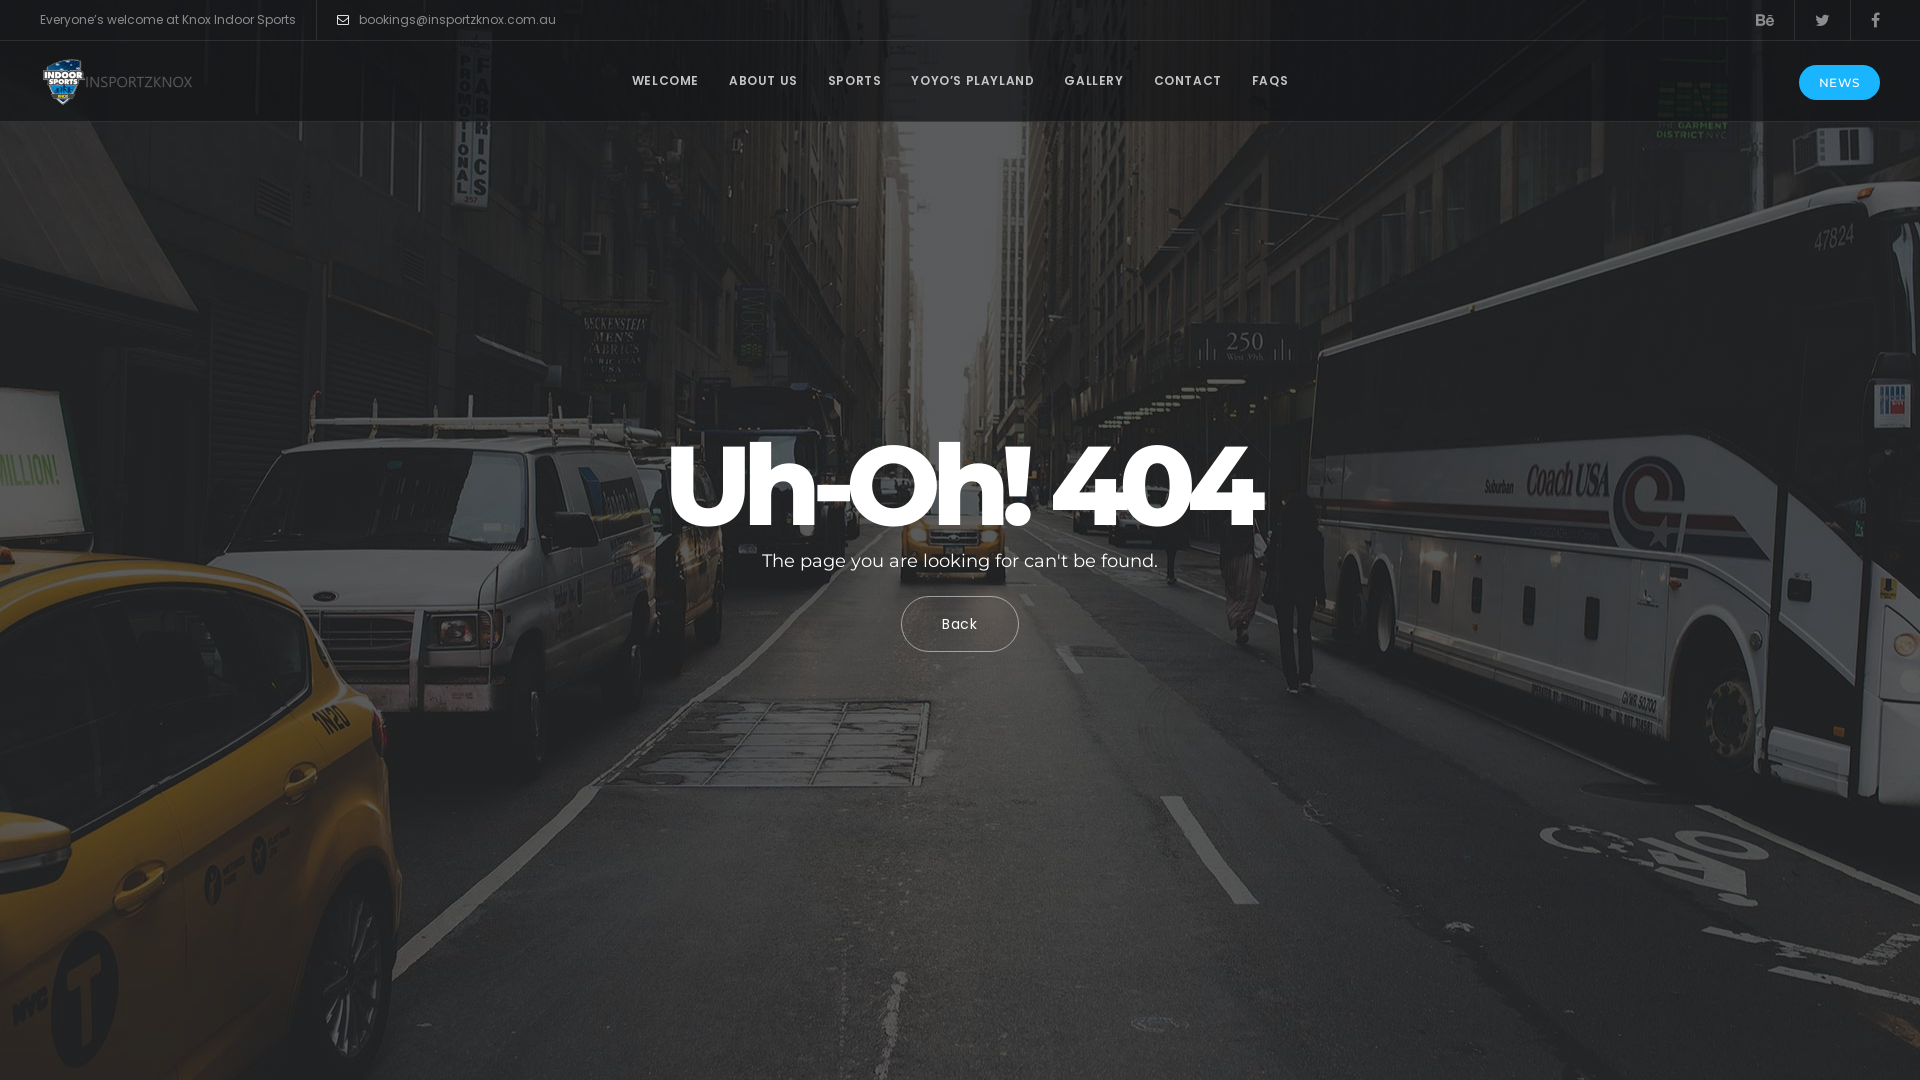 The image size is (1920, 1080). Describe the element at coordinates (445, 19) in the screenshot. I see `'bookings@insportzknox.com.au'` at that location.